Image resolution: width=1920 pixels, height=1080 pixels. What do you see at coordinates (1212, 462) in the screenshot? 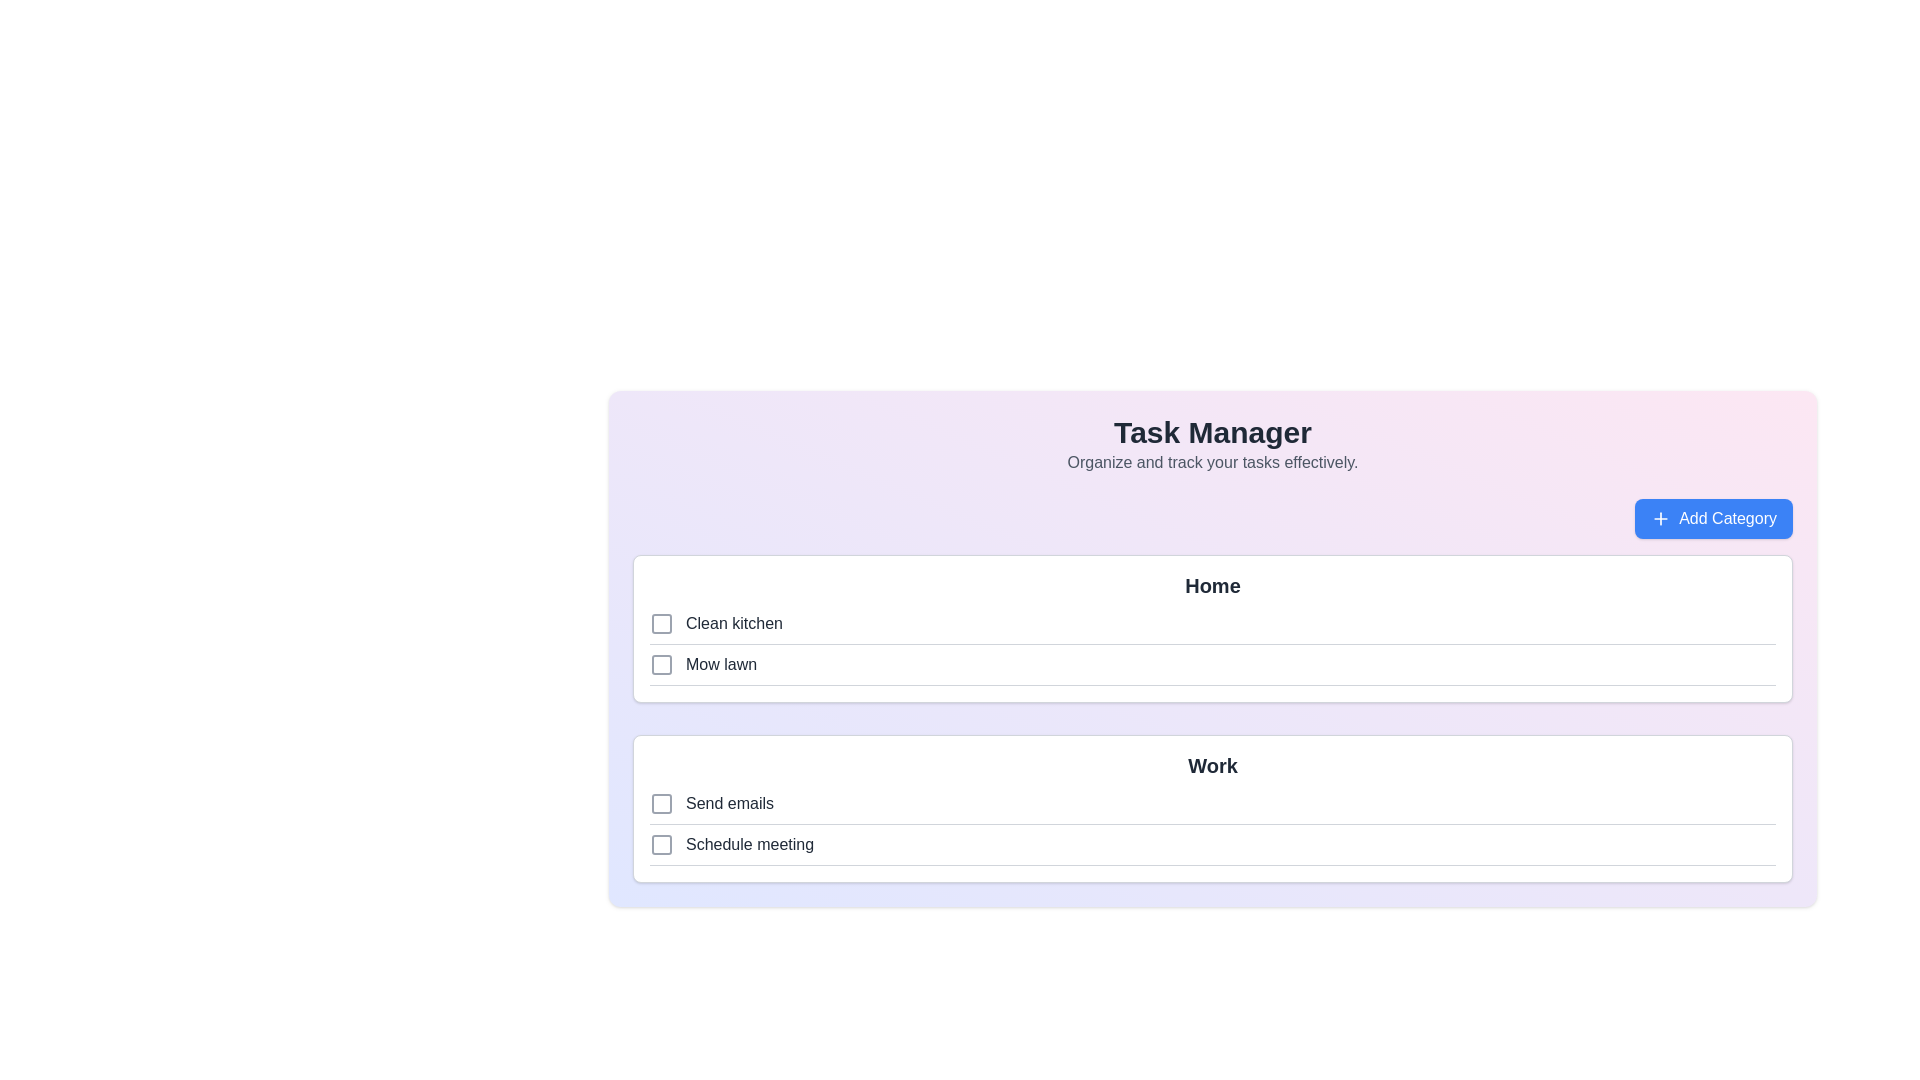
I see `the gray text line located directly below the bold title 'Task Manager', which provides additional descriptive information about the application` at bounding box center [1212, 462].